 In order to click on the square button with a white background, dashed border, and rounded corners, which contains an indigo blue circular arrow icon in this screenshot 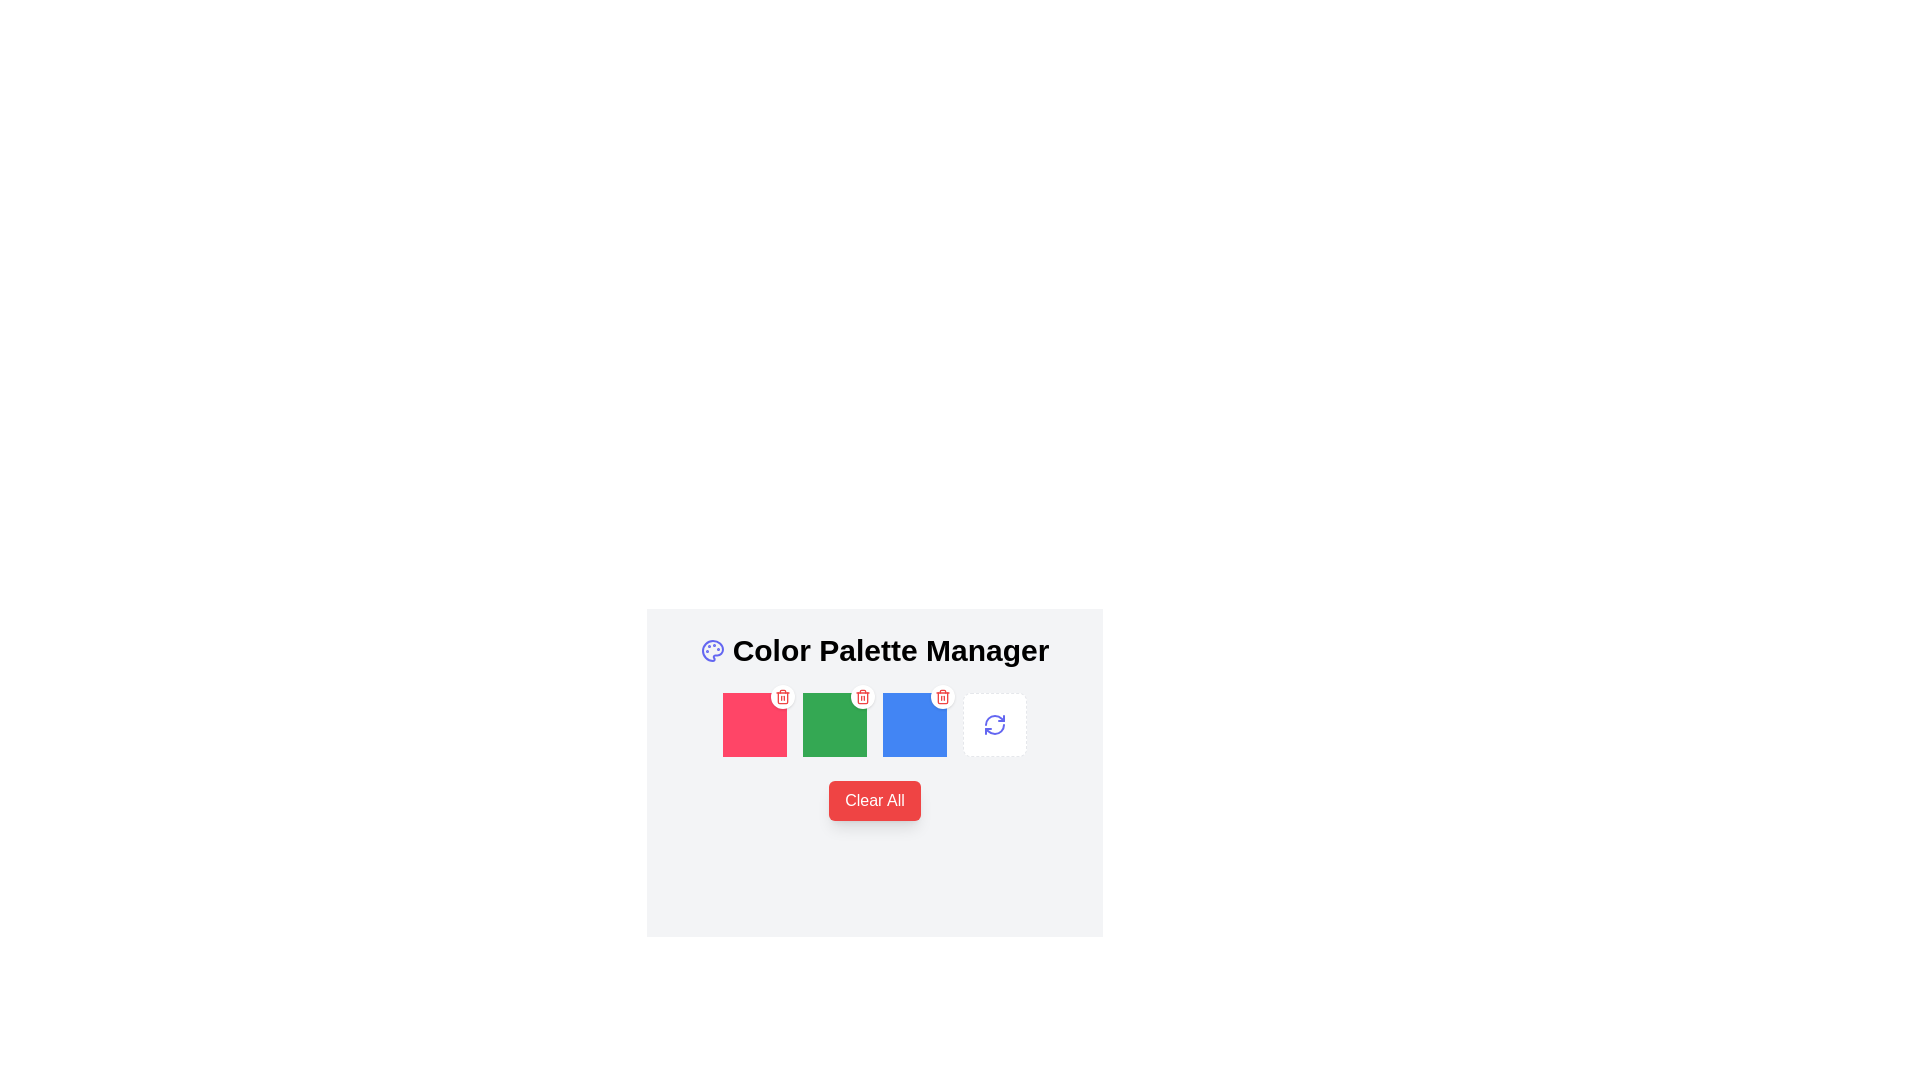, I will do `click(994, 725)`.